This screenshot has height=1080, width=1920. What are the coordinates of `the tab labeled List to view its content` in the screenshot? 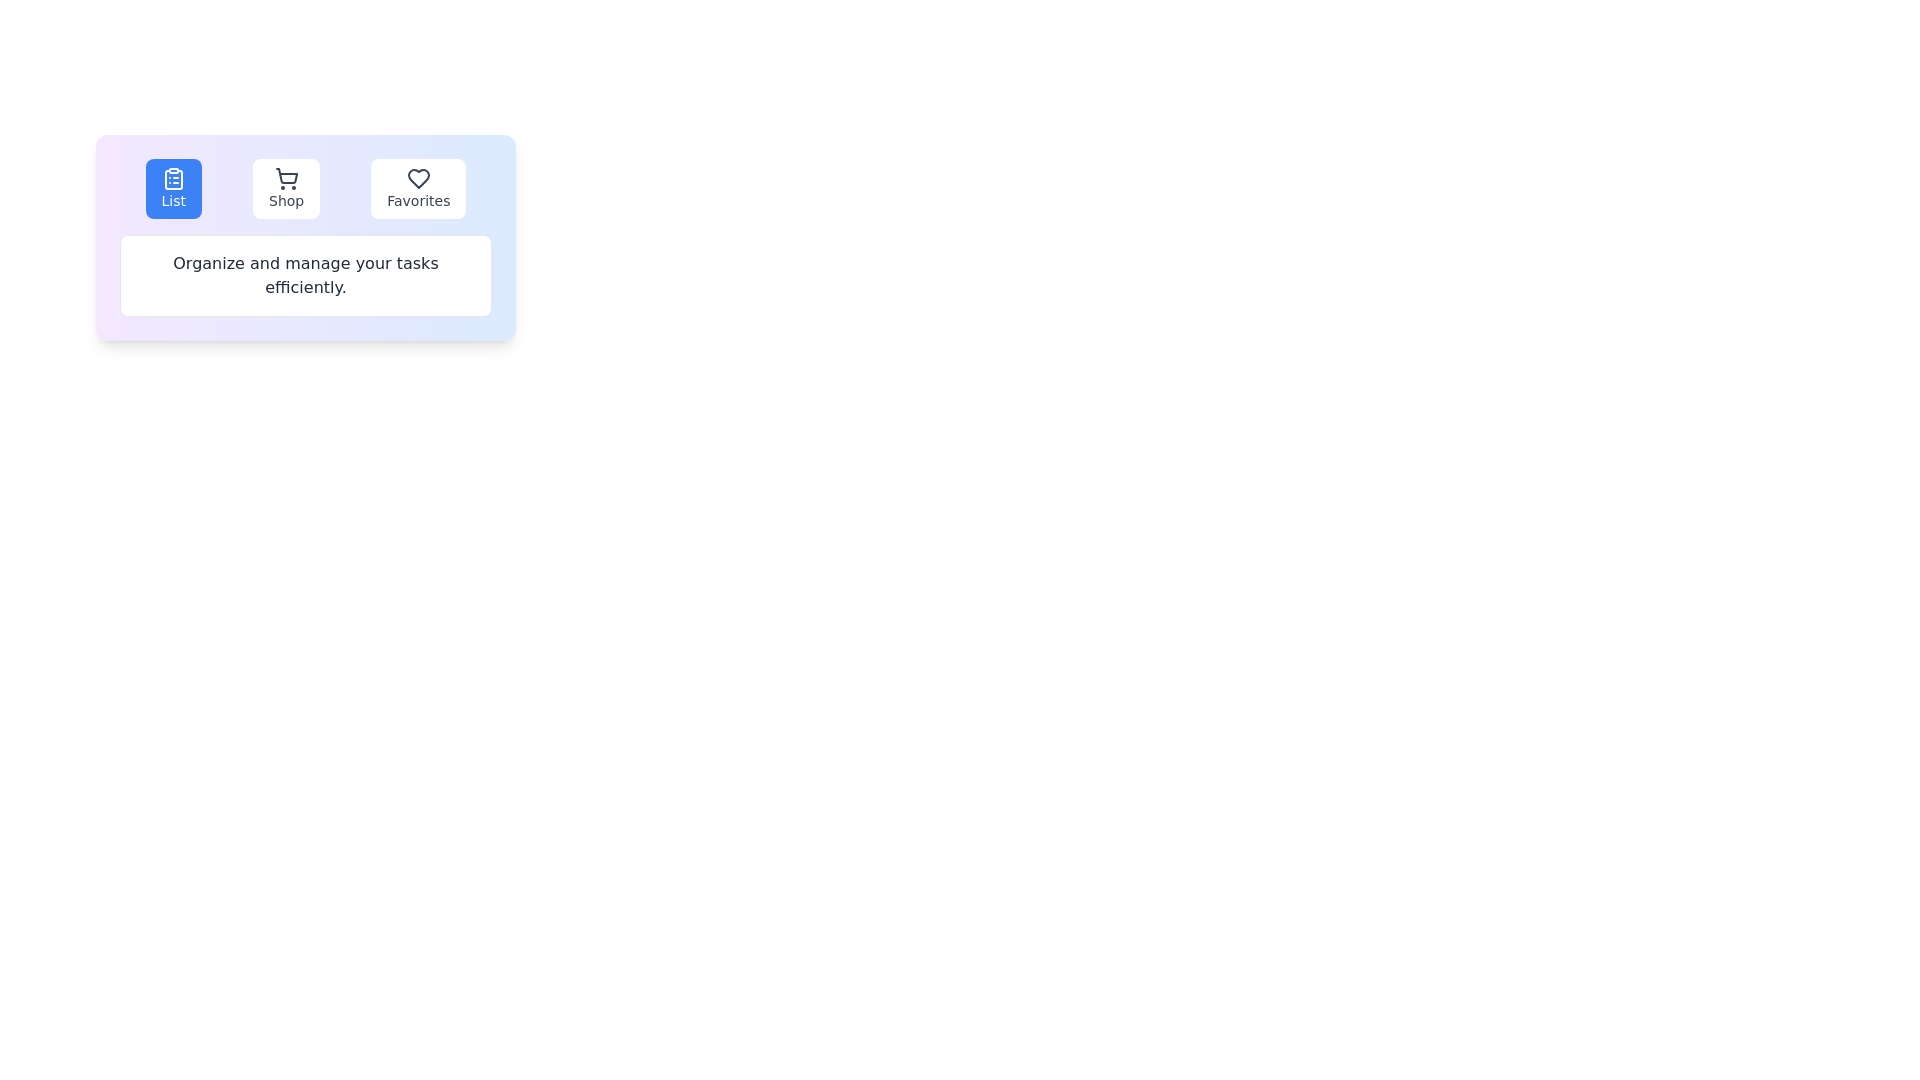 It's located at (173, 189).